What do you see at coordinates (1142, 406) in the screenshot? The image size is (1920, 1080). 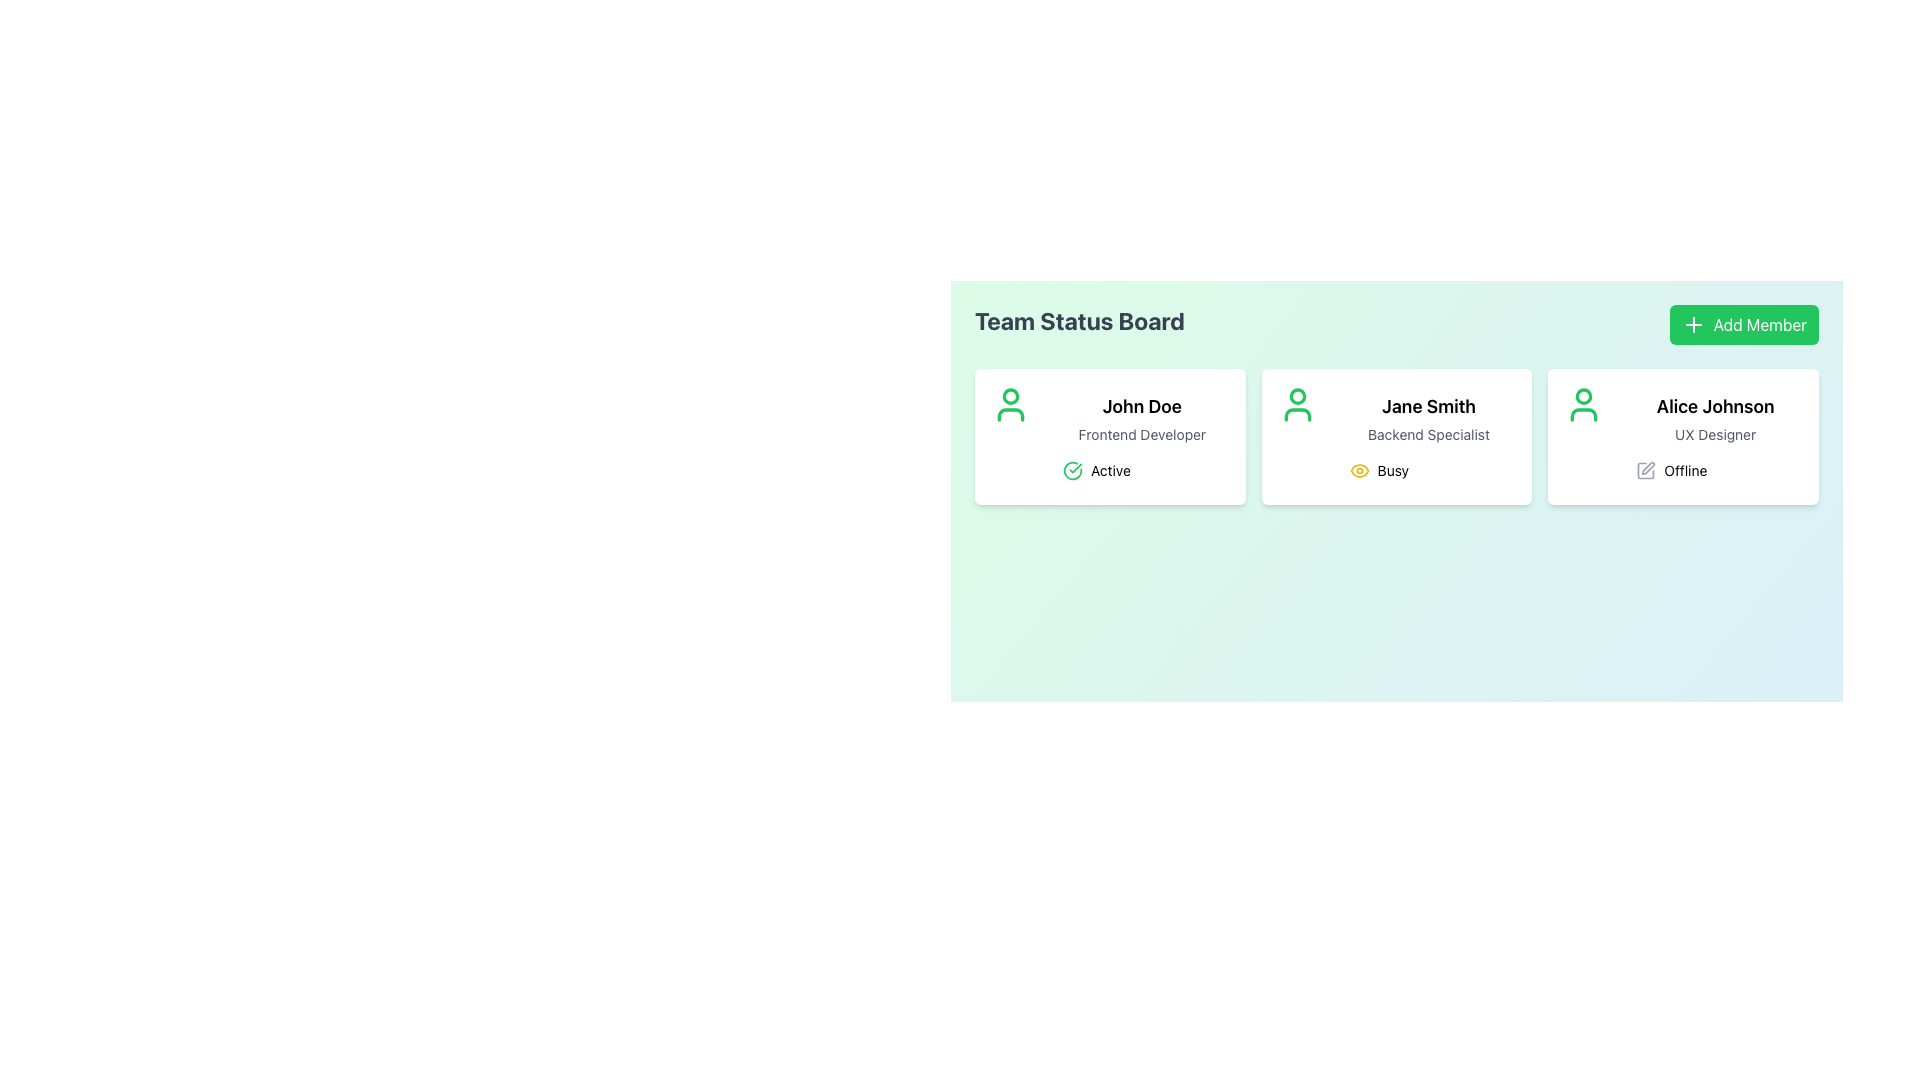 I see `the text label displaying 'John Doe', which is styled in bold and larger font, located at the top of the first card in a horizontally aligned set of cards` at bounding box center [1142, 406].